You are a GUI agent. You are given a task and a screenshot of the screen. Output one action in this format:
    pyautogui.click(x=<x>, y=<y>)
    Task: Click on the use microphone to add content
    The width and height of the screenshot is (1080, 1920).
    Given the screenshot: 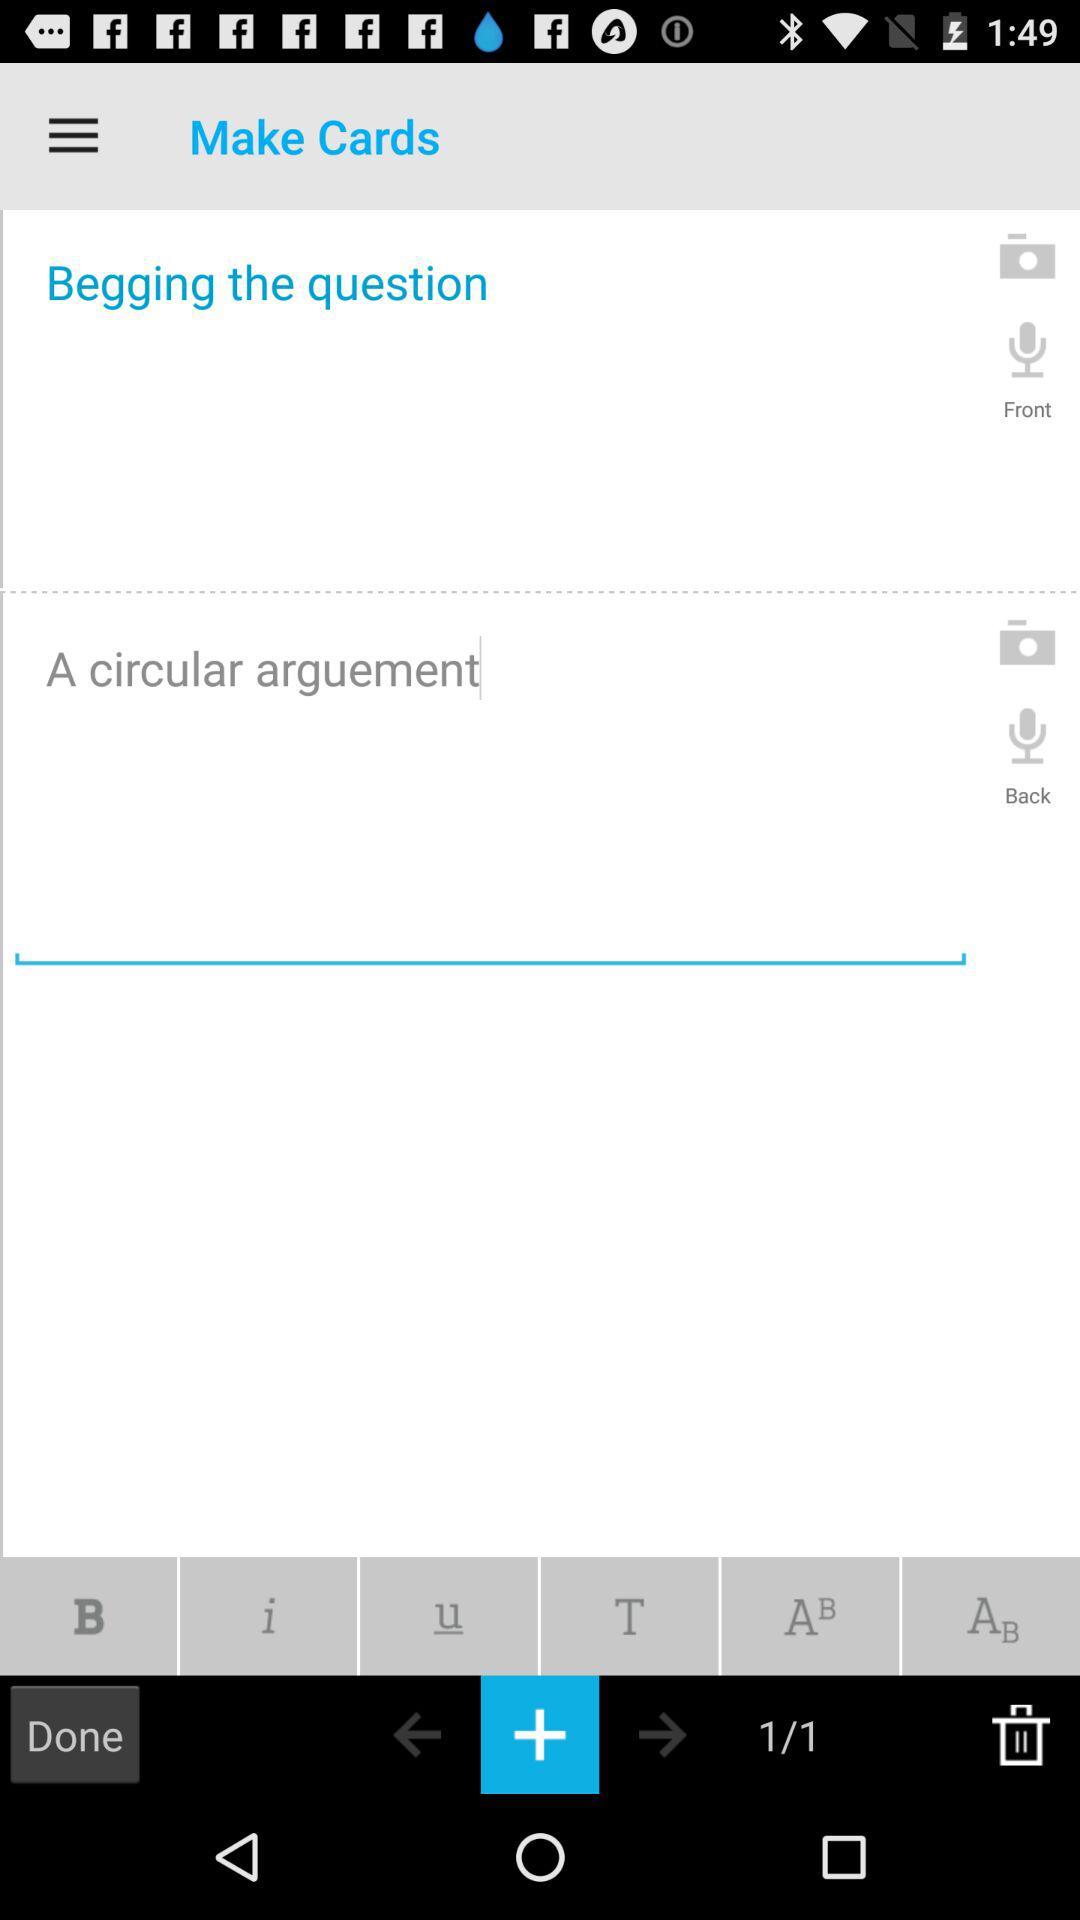 What is the action you would take?
    pyautogui.click(x=1027, y=733)
    